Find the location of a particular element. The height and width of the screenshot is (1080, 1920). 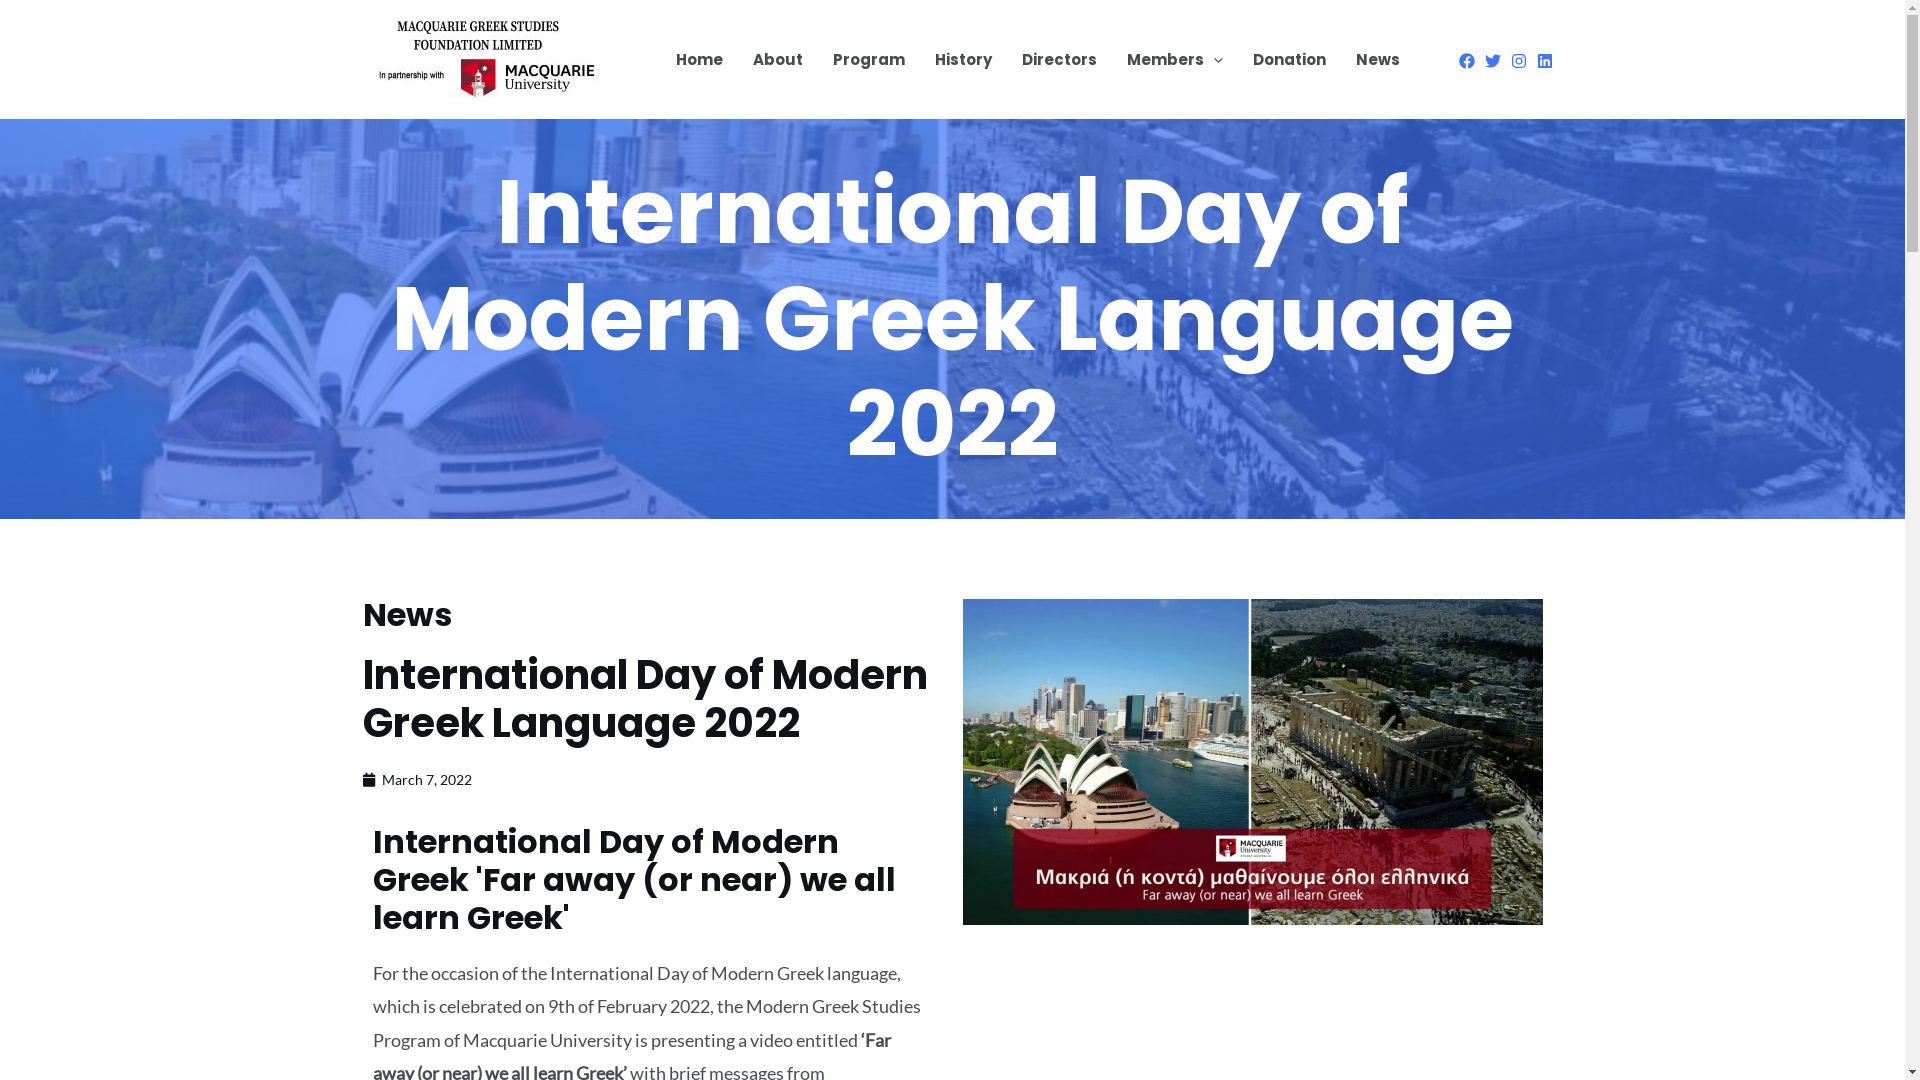

'Program' is located at coordinates (868, 59).